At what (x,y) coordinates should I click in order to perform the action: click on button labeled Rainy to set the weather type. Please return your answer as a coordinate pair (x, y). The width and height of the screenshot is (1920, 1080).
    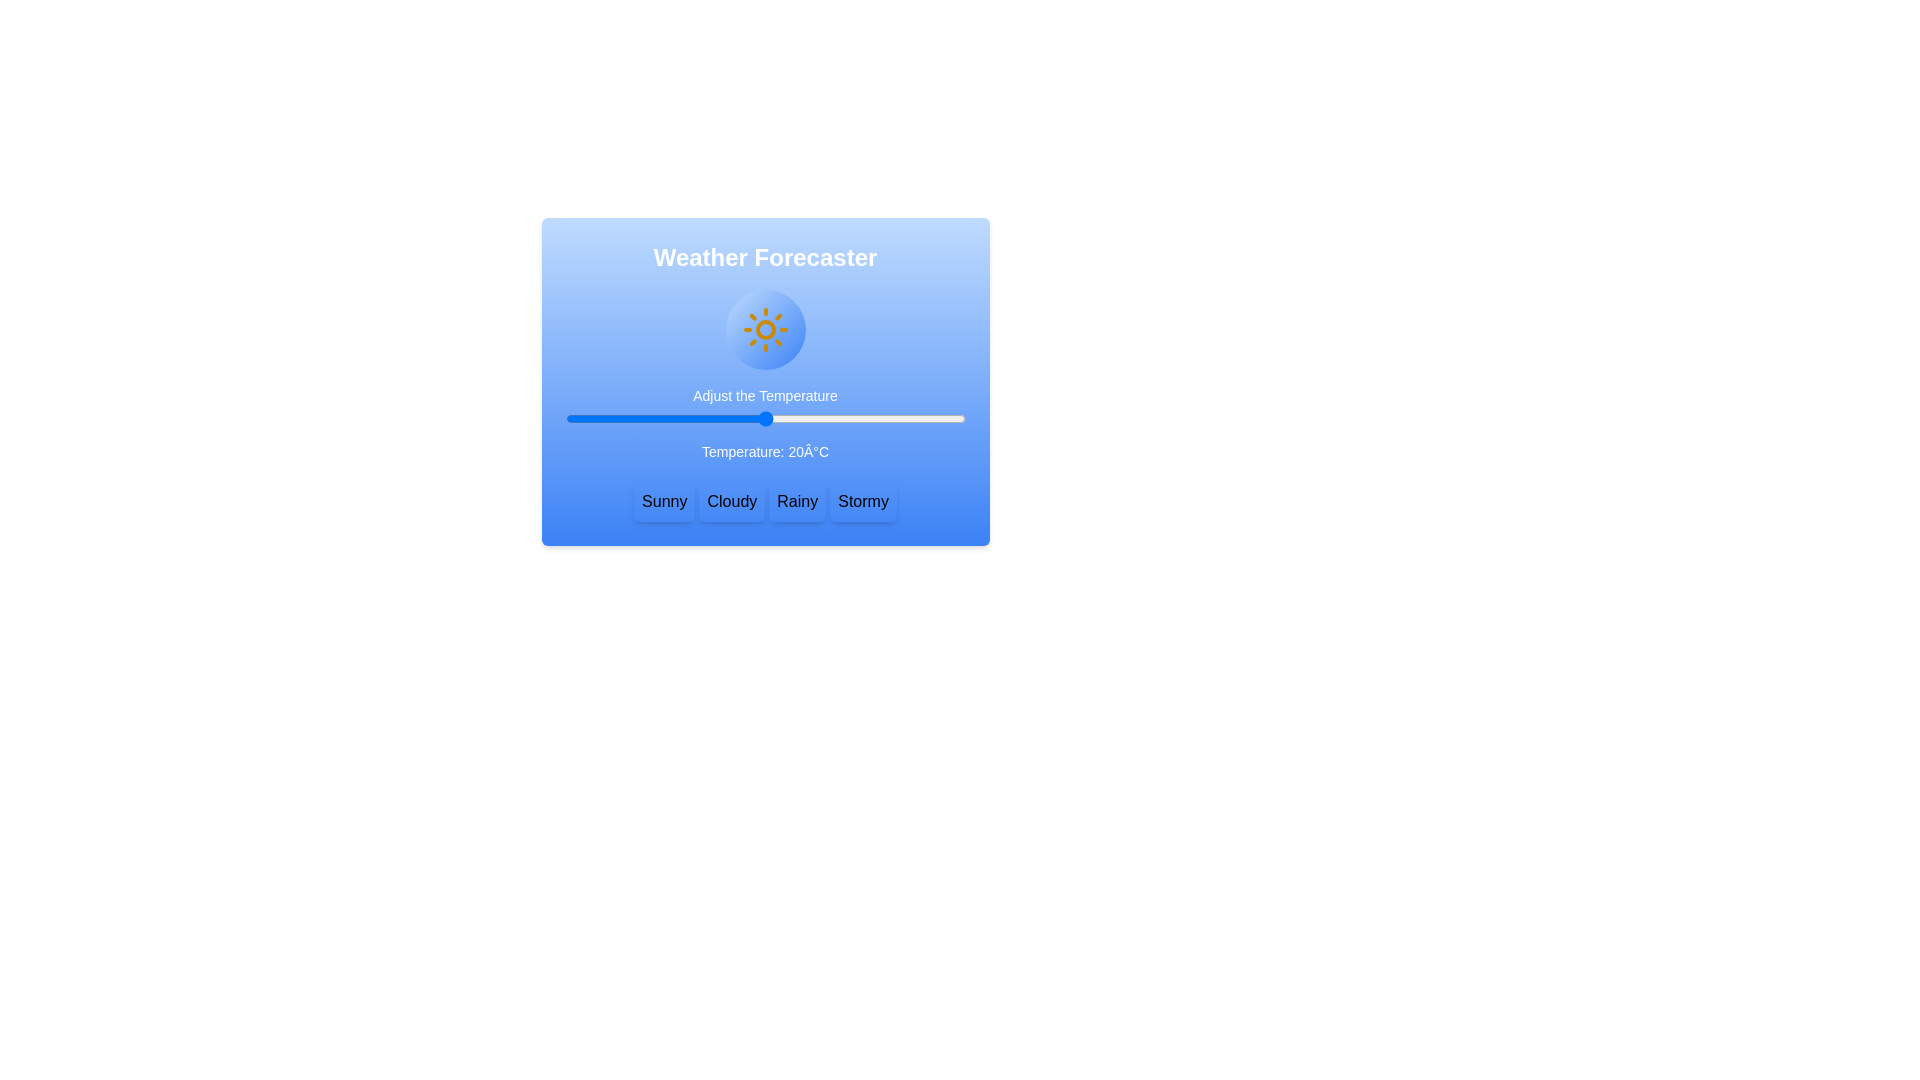
    Looking at the image, I should click on (796, 500).